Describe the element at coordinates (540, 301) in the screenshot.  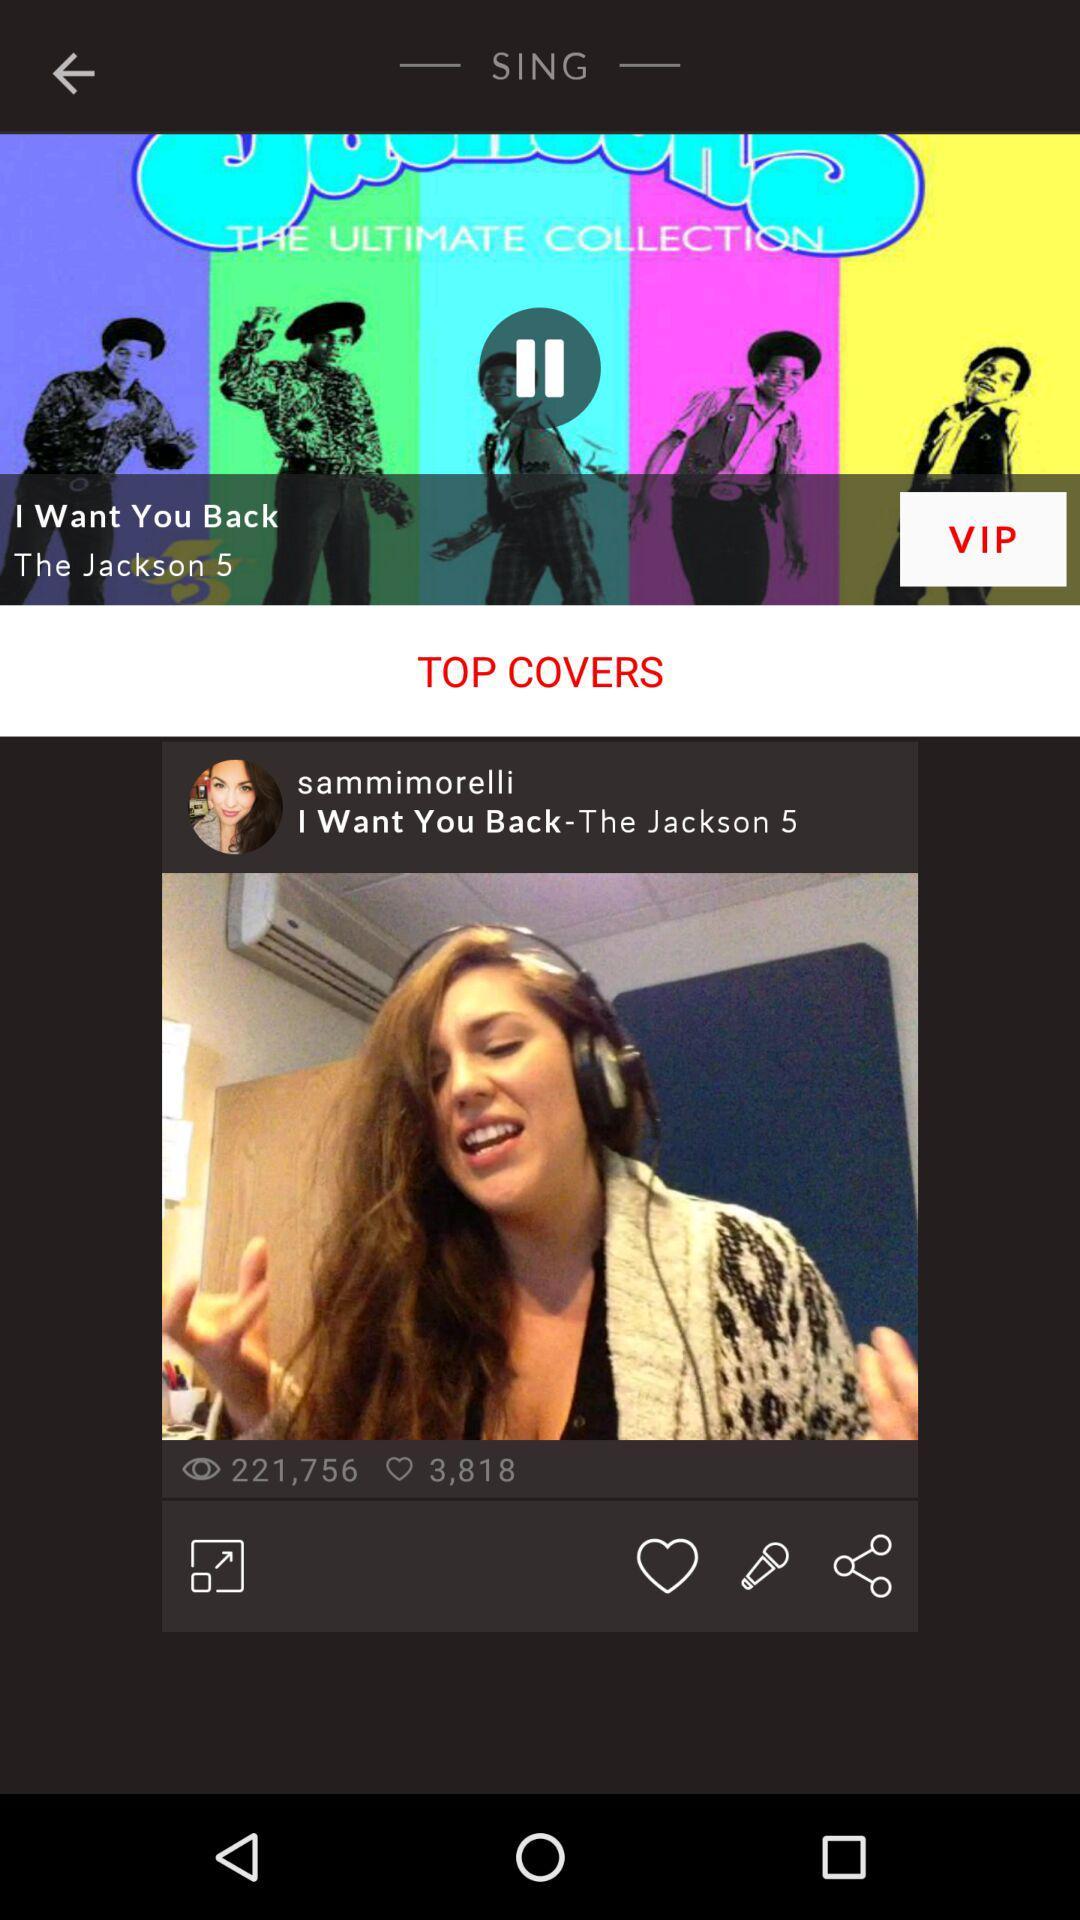
I see `the item above top covers icon` at that location.